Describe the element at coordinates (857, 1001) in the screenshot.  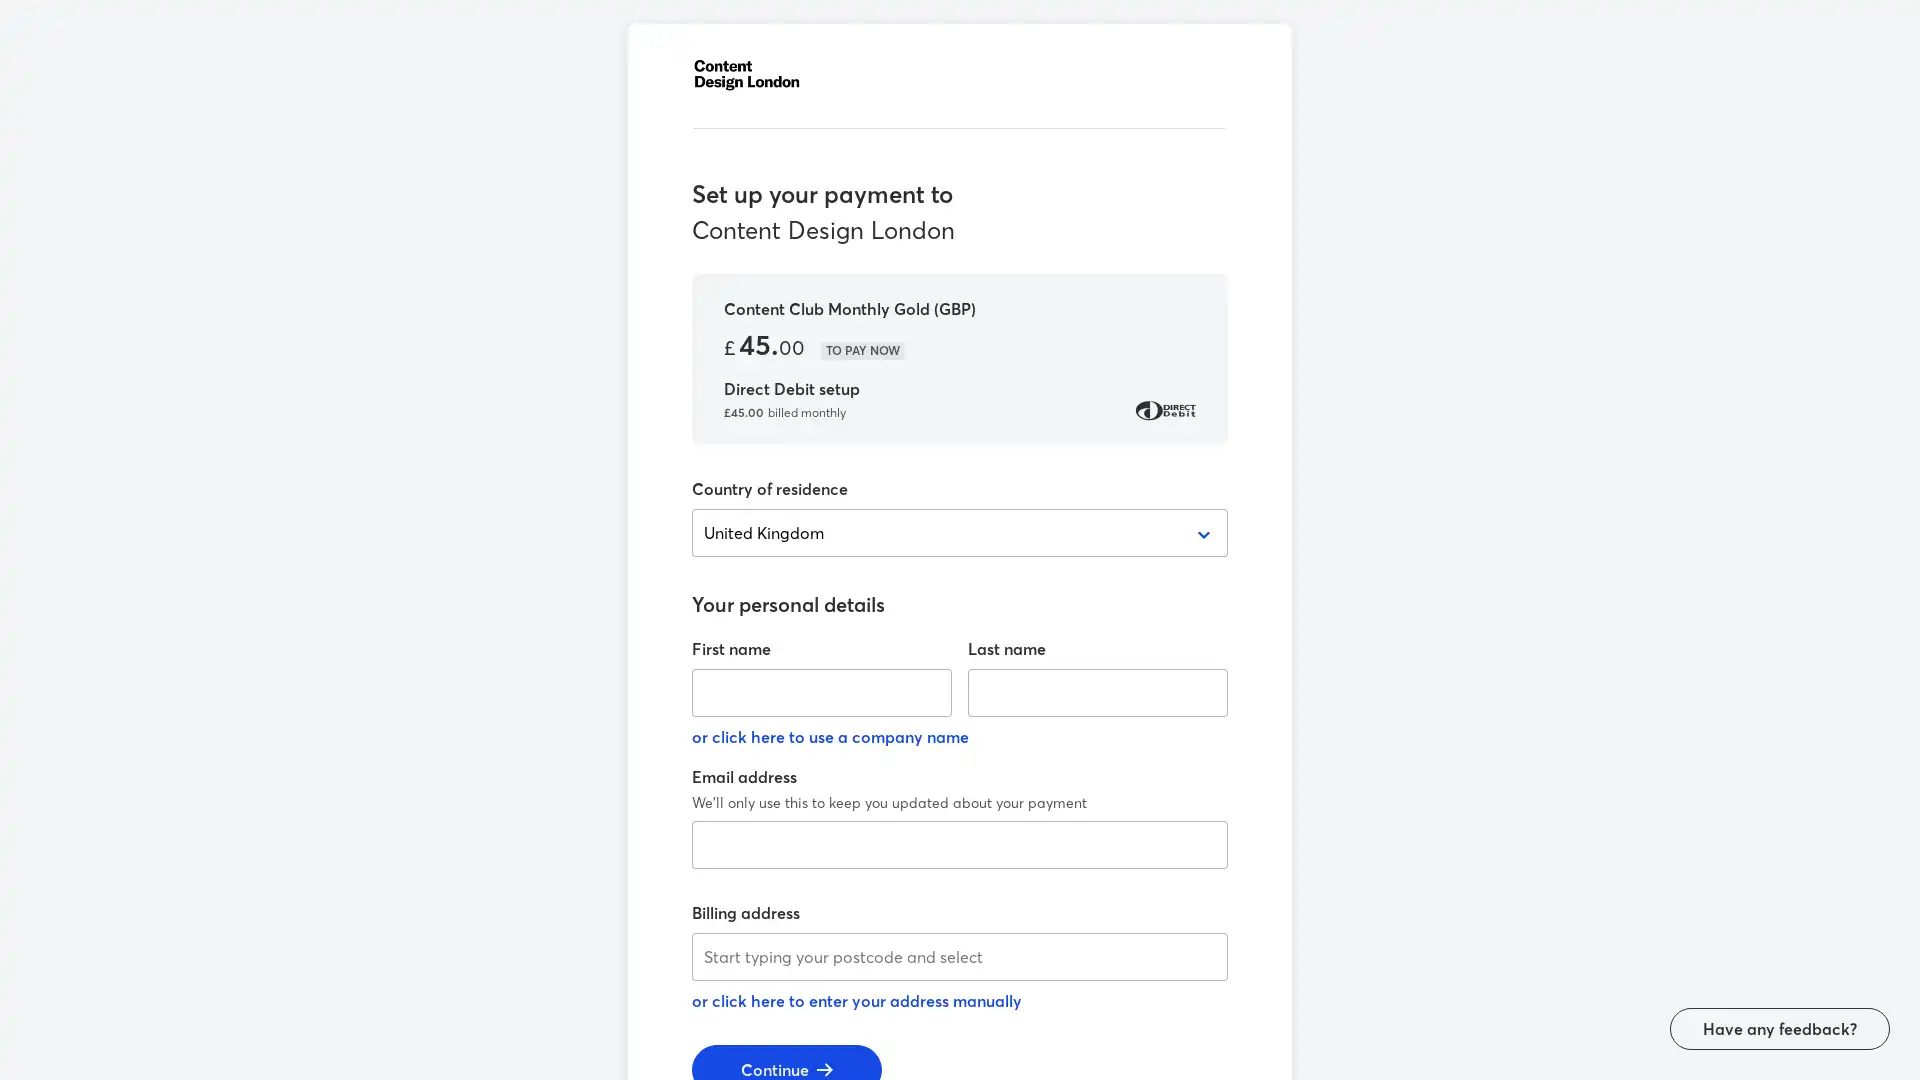
I see `or click here to enter your address manually` at that location.